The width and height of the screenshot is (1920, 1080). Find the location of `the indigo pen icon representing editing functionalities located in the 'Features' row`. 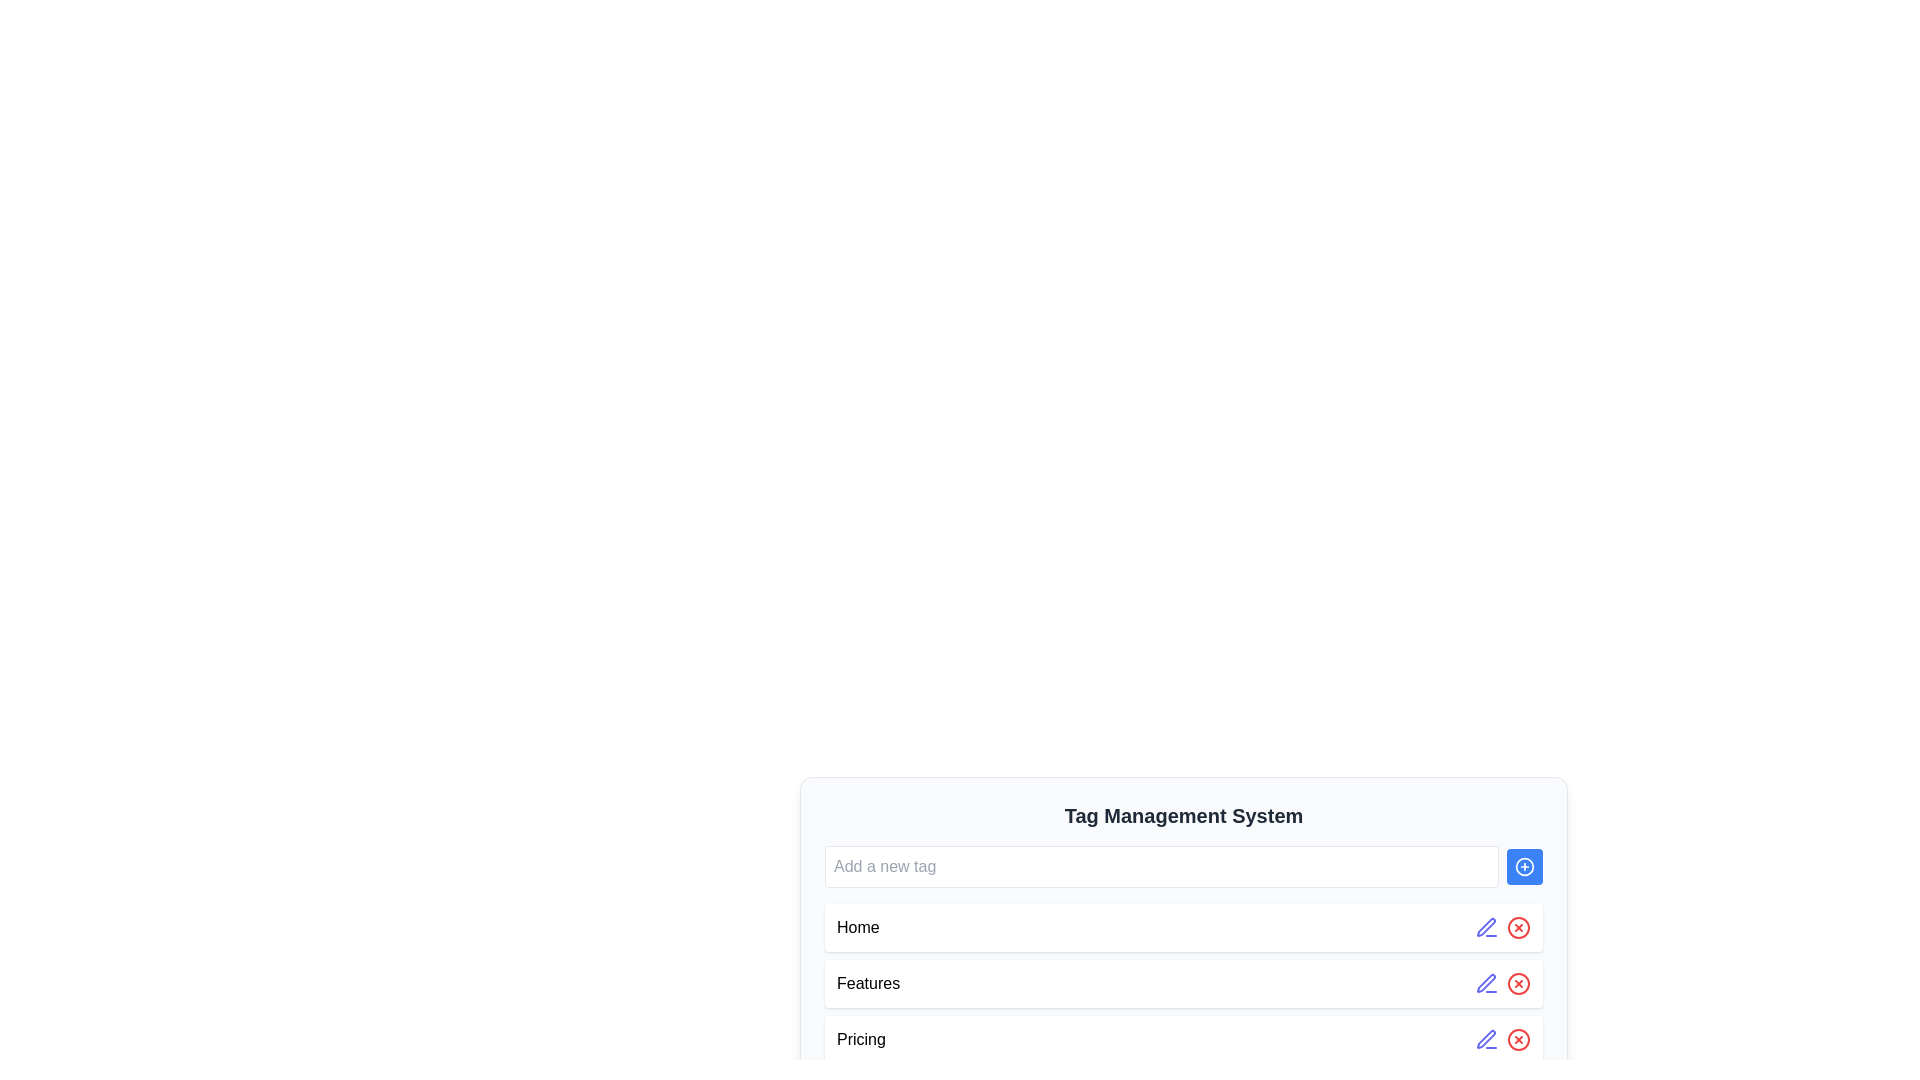

the indigo pen icon representing editing functionalities located in the 'Features' row is located at coordinates (1487, 1039).